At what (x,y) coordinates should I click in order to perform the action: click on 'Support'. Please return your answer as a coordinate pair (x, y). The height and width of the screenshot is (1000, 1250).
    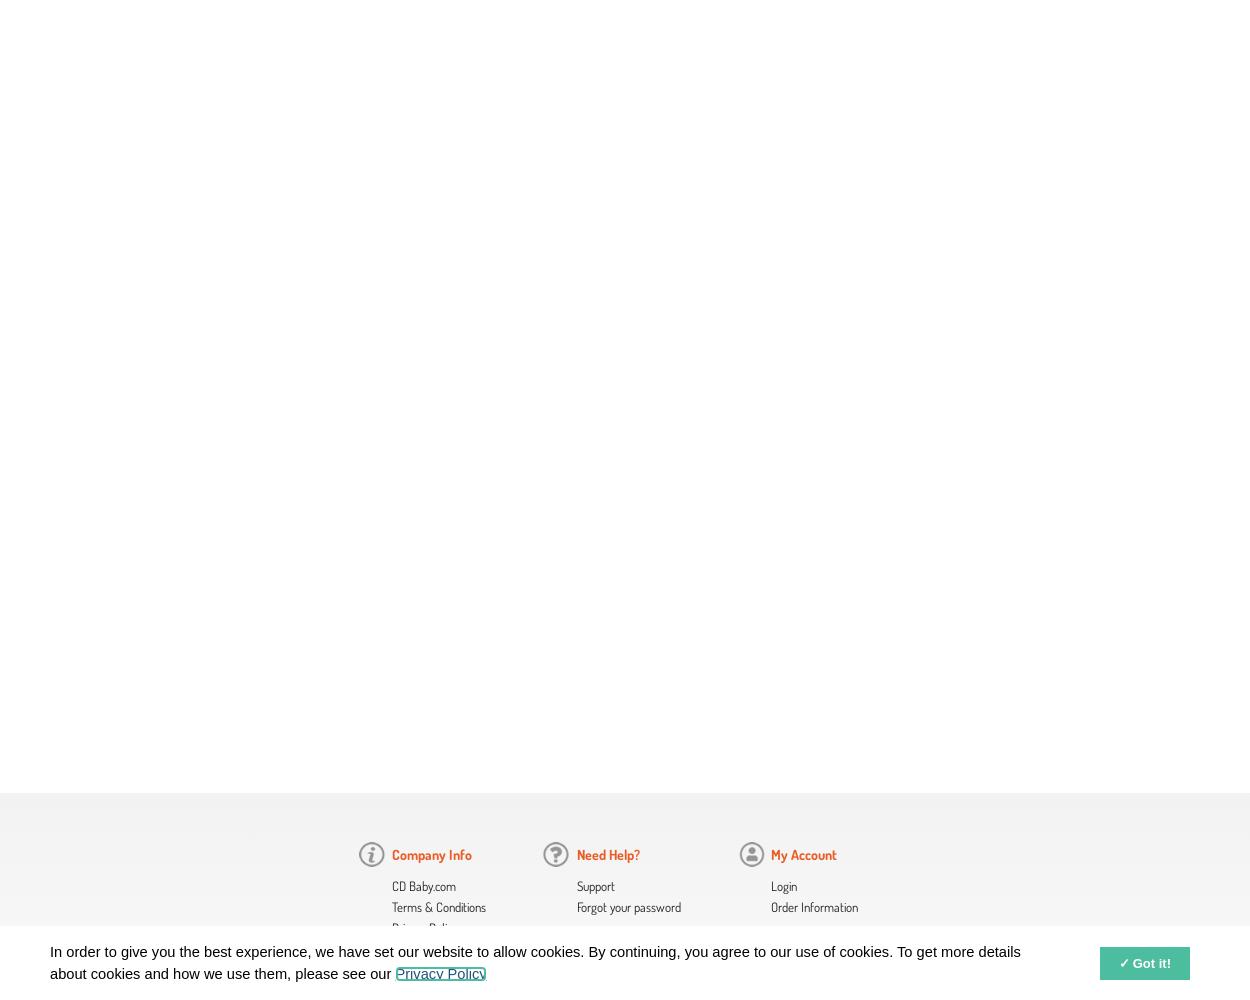
    Looking at the image, I should click on (575, 886).